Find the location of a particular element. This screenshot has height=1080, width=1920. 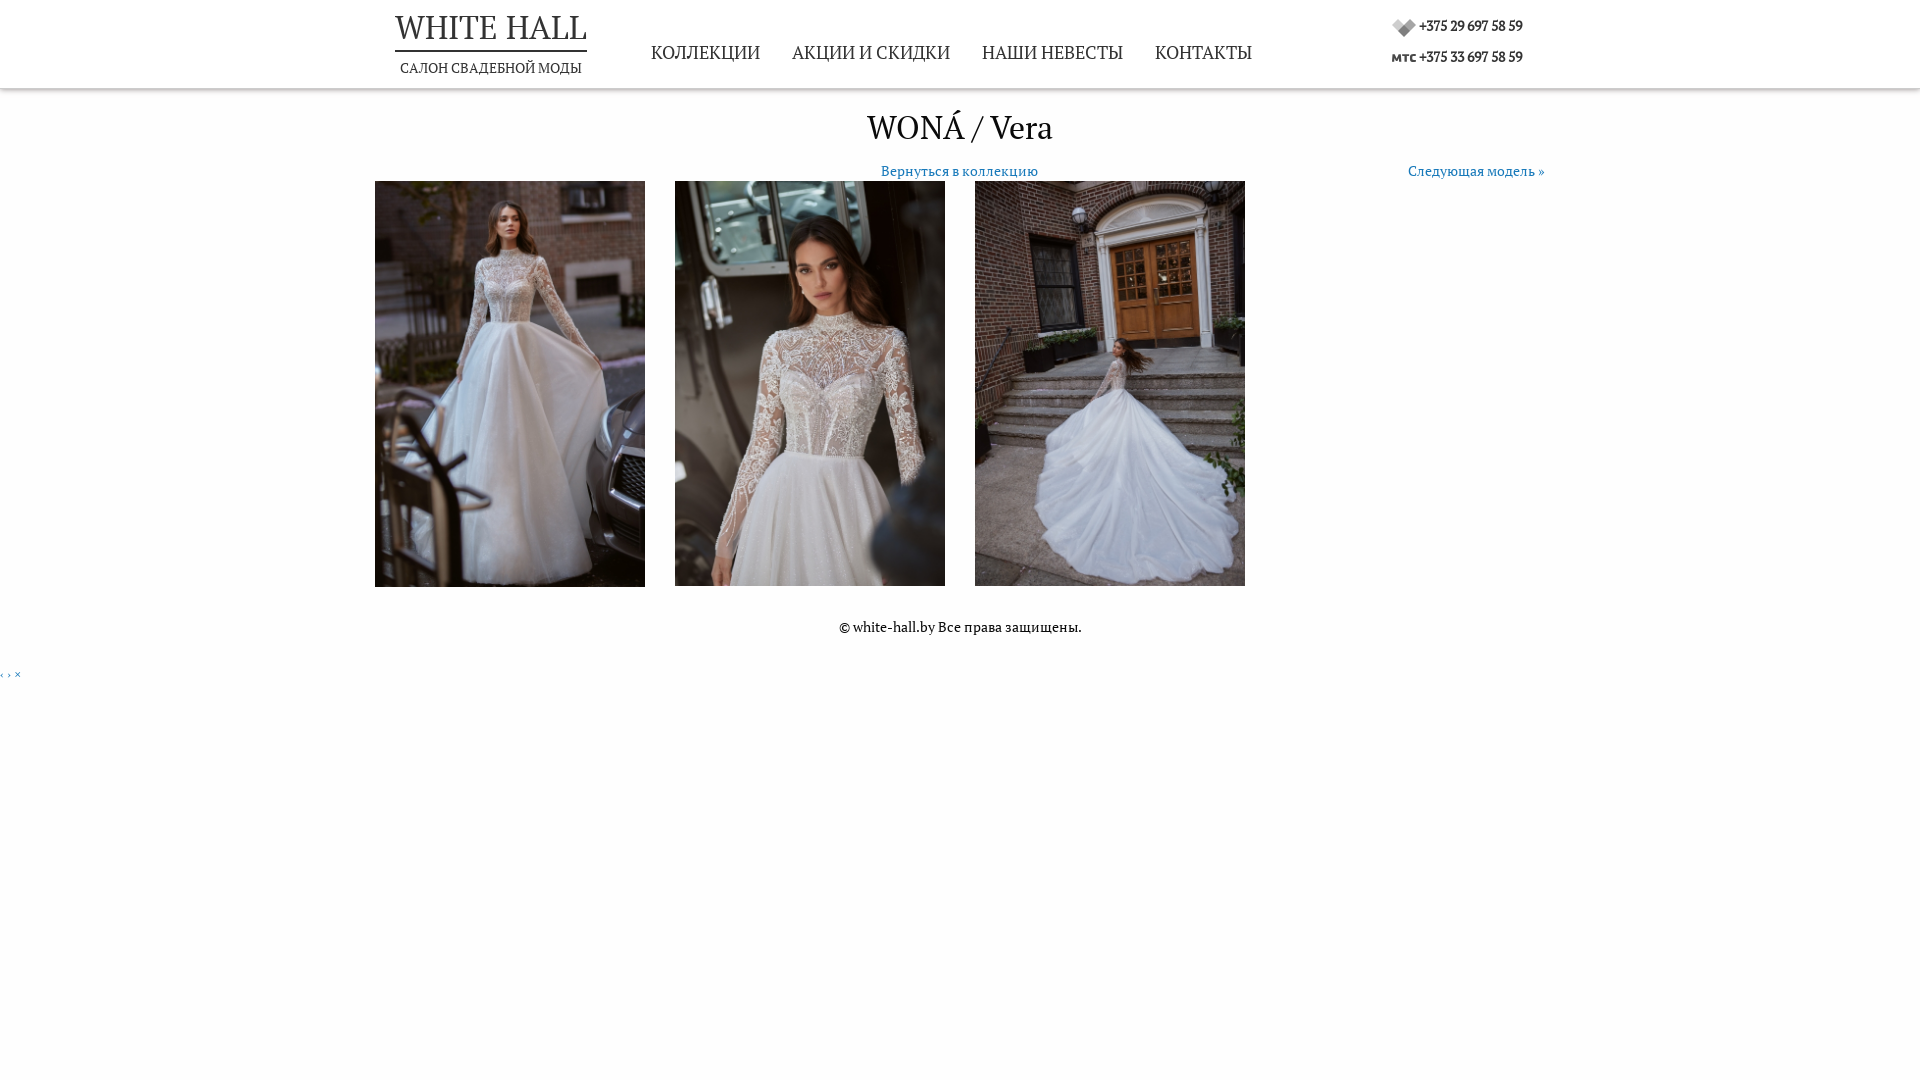

'+375 33 697 58 59' is located at coordinates (1470, 54).